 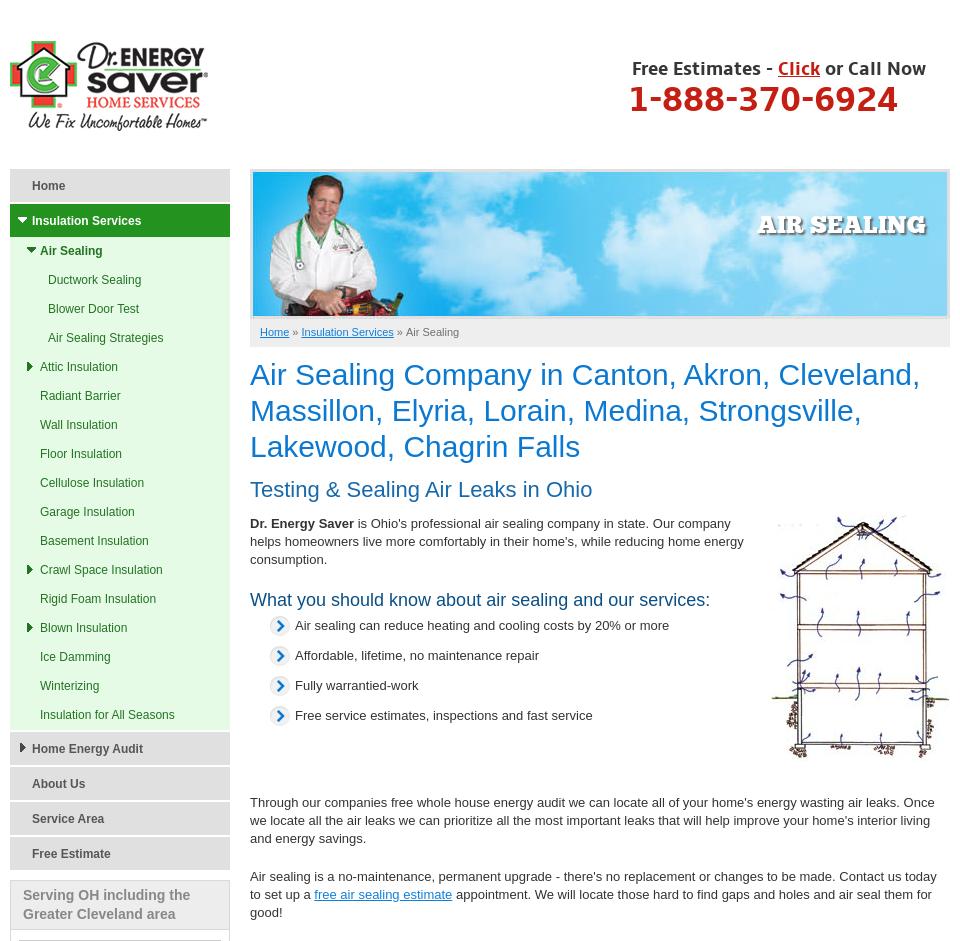 What do you see at coordinates (39, 568) in the screenshot?
I see `'Crawl Space Insulation'` at bounding box center [39, 568].